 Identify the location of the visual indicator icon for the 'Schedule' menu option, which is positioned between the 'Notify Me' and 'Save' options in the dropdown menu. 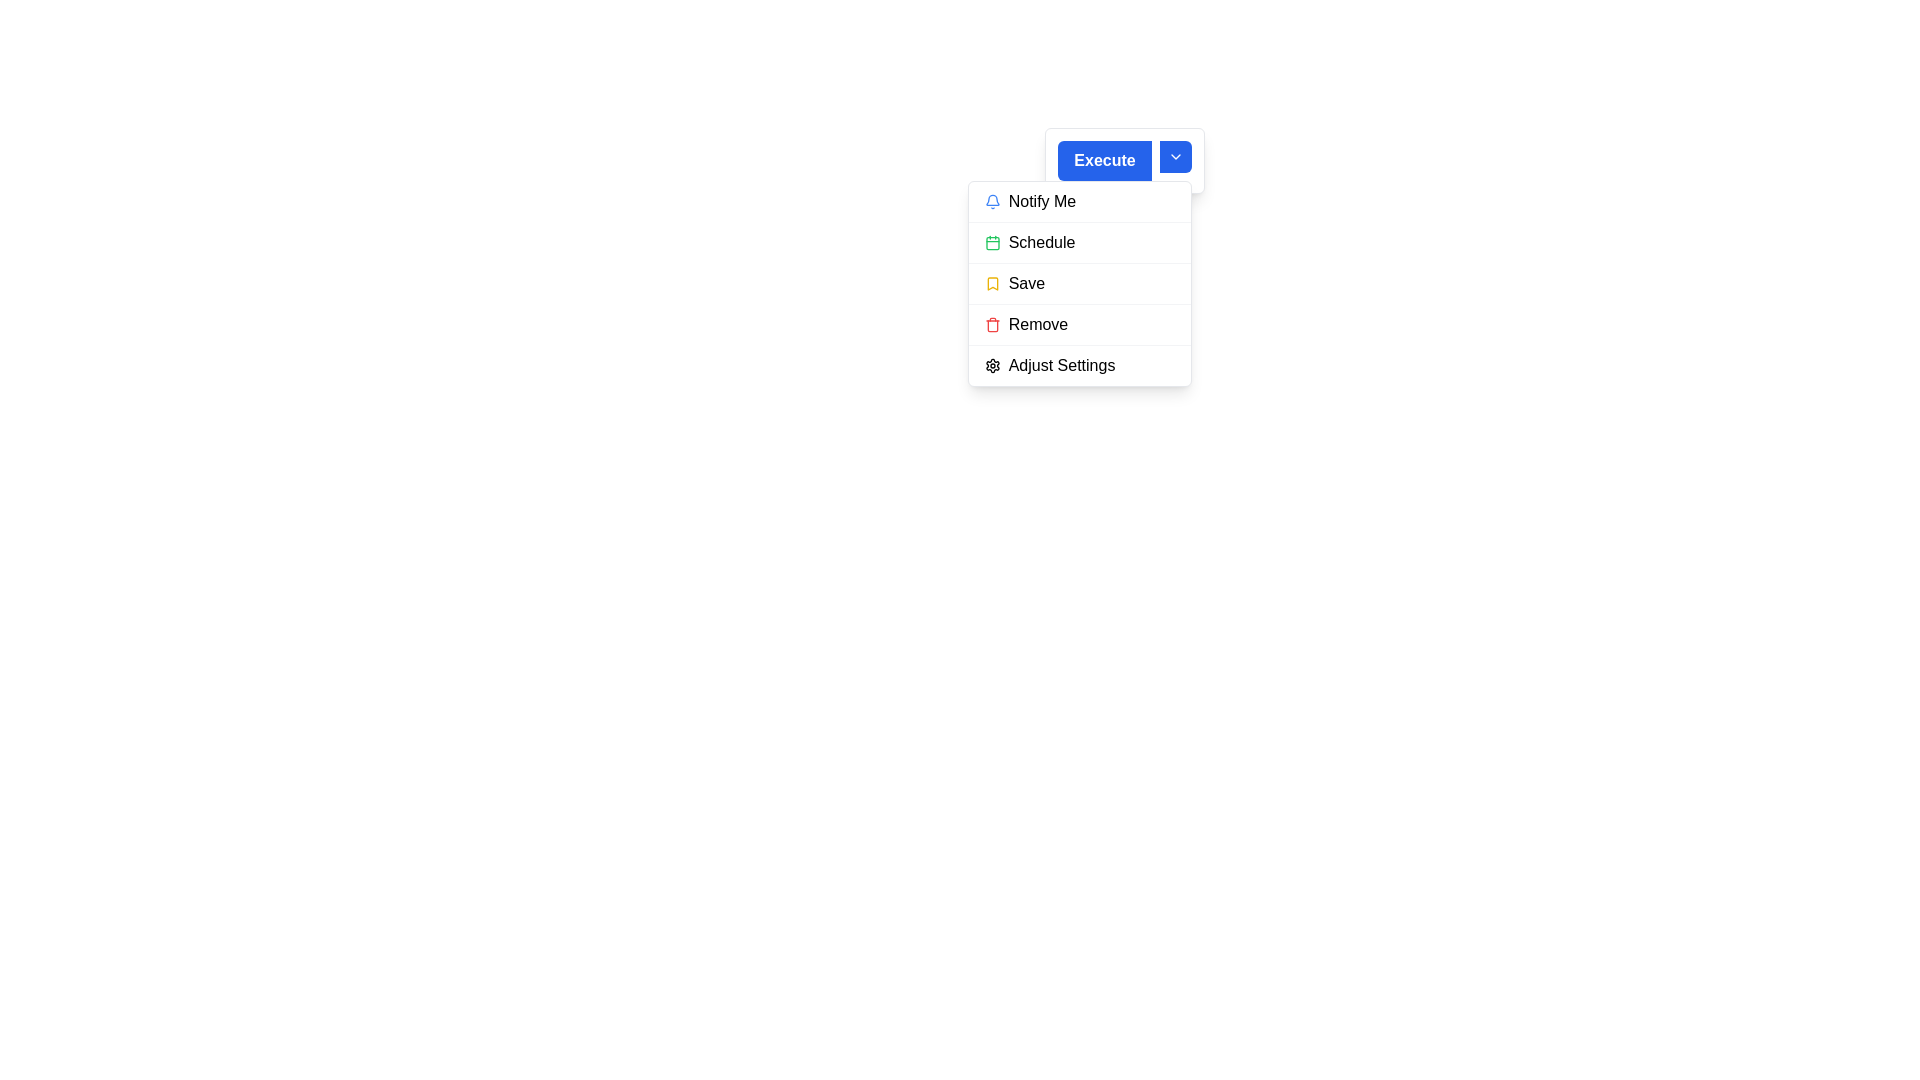
(992, 242).